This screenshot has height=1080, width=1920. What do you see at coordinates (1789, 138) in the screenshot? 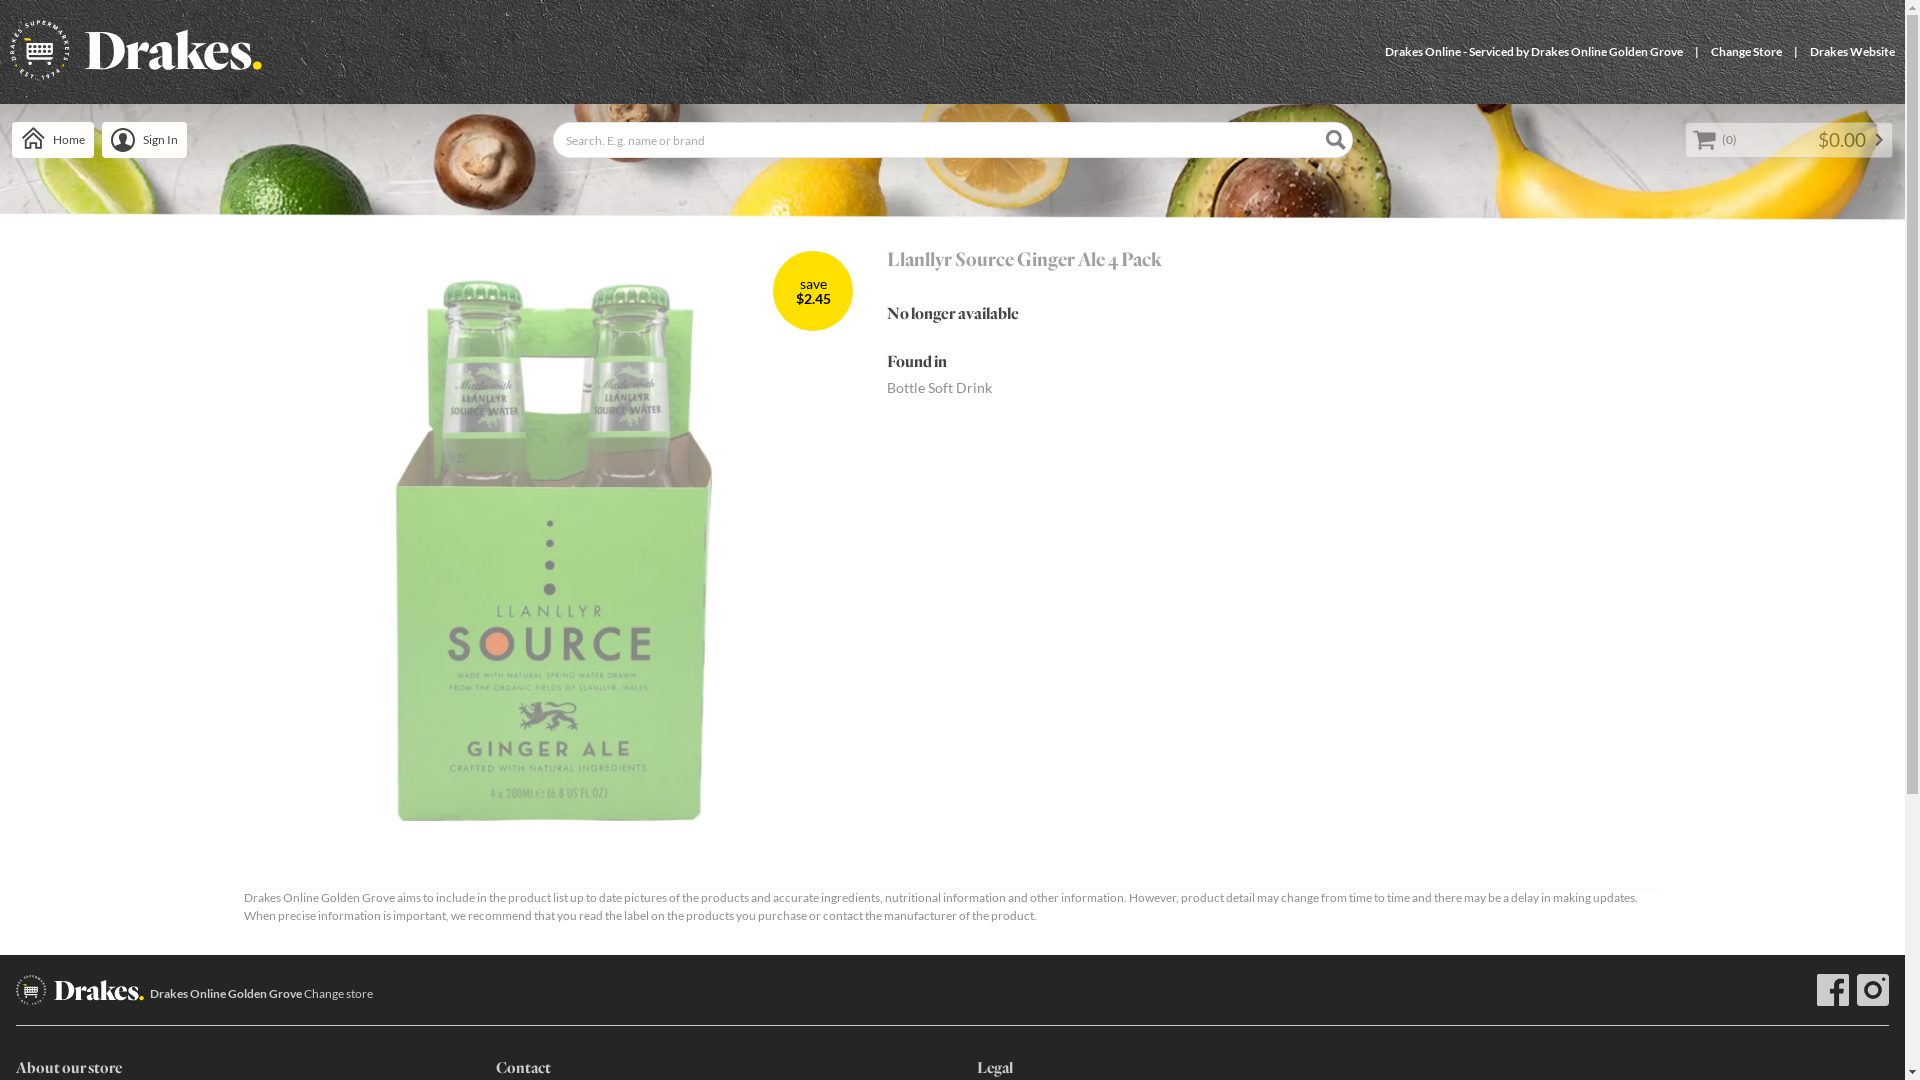
I see `'(0)` at bounding box center [1789, 138].